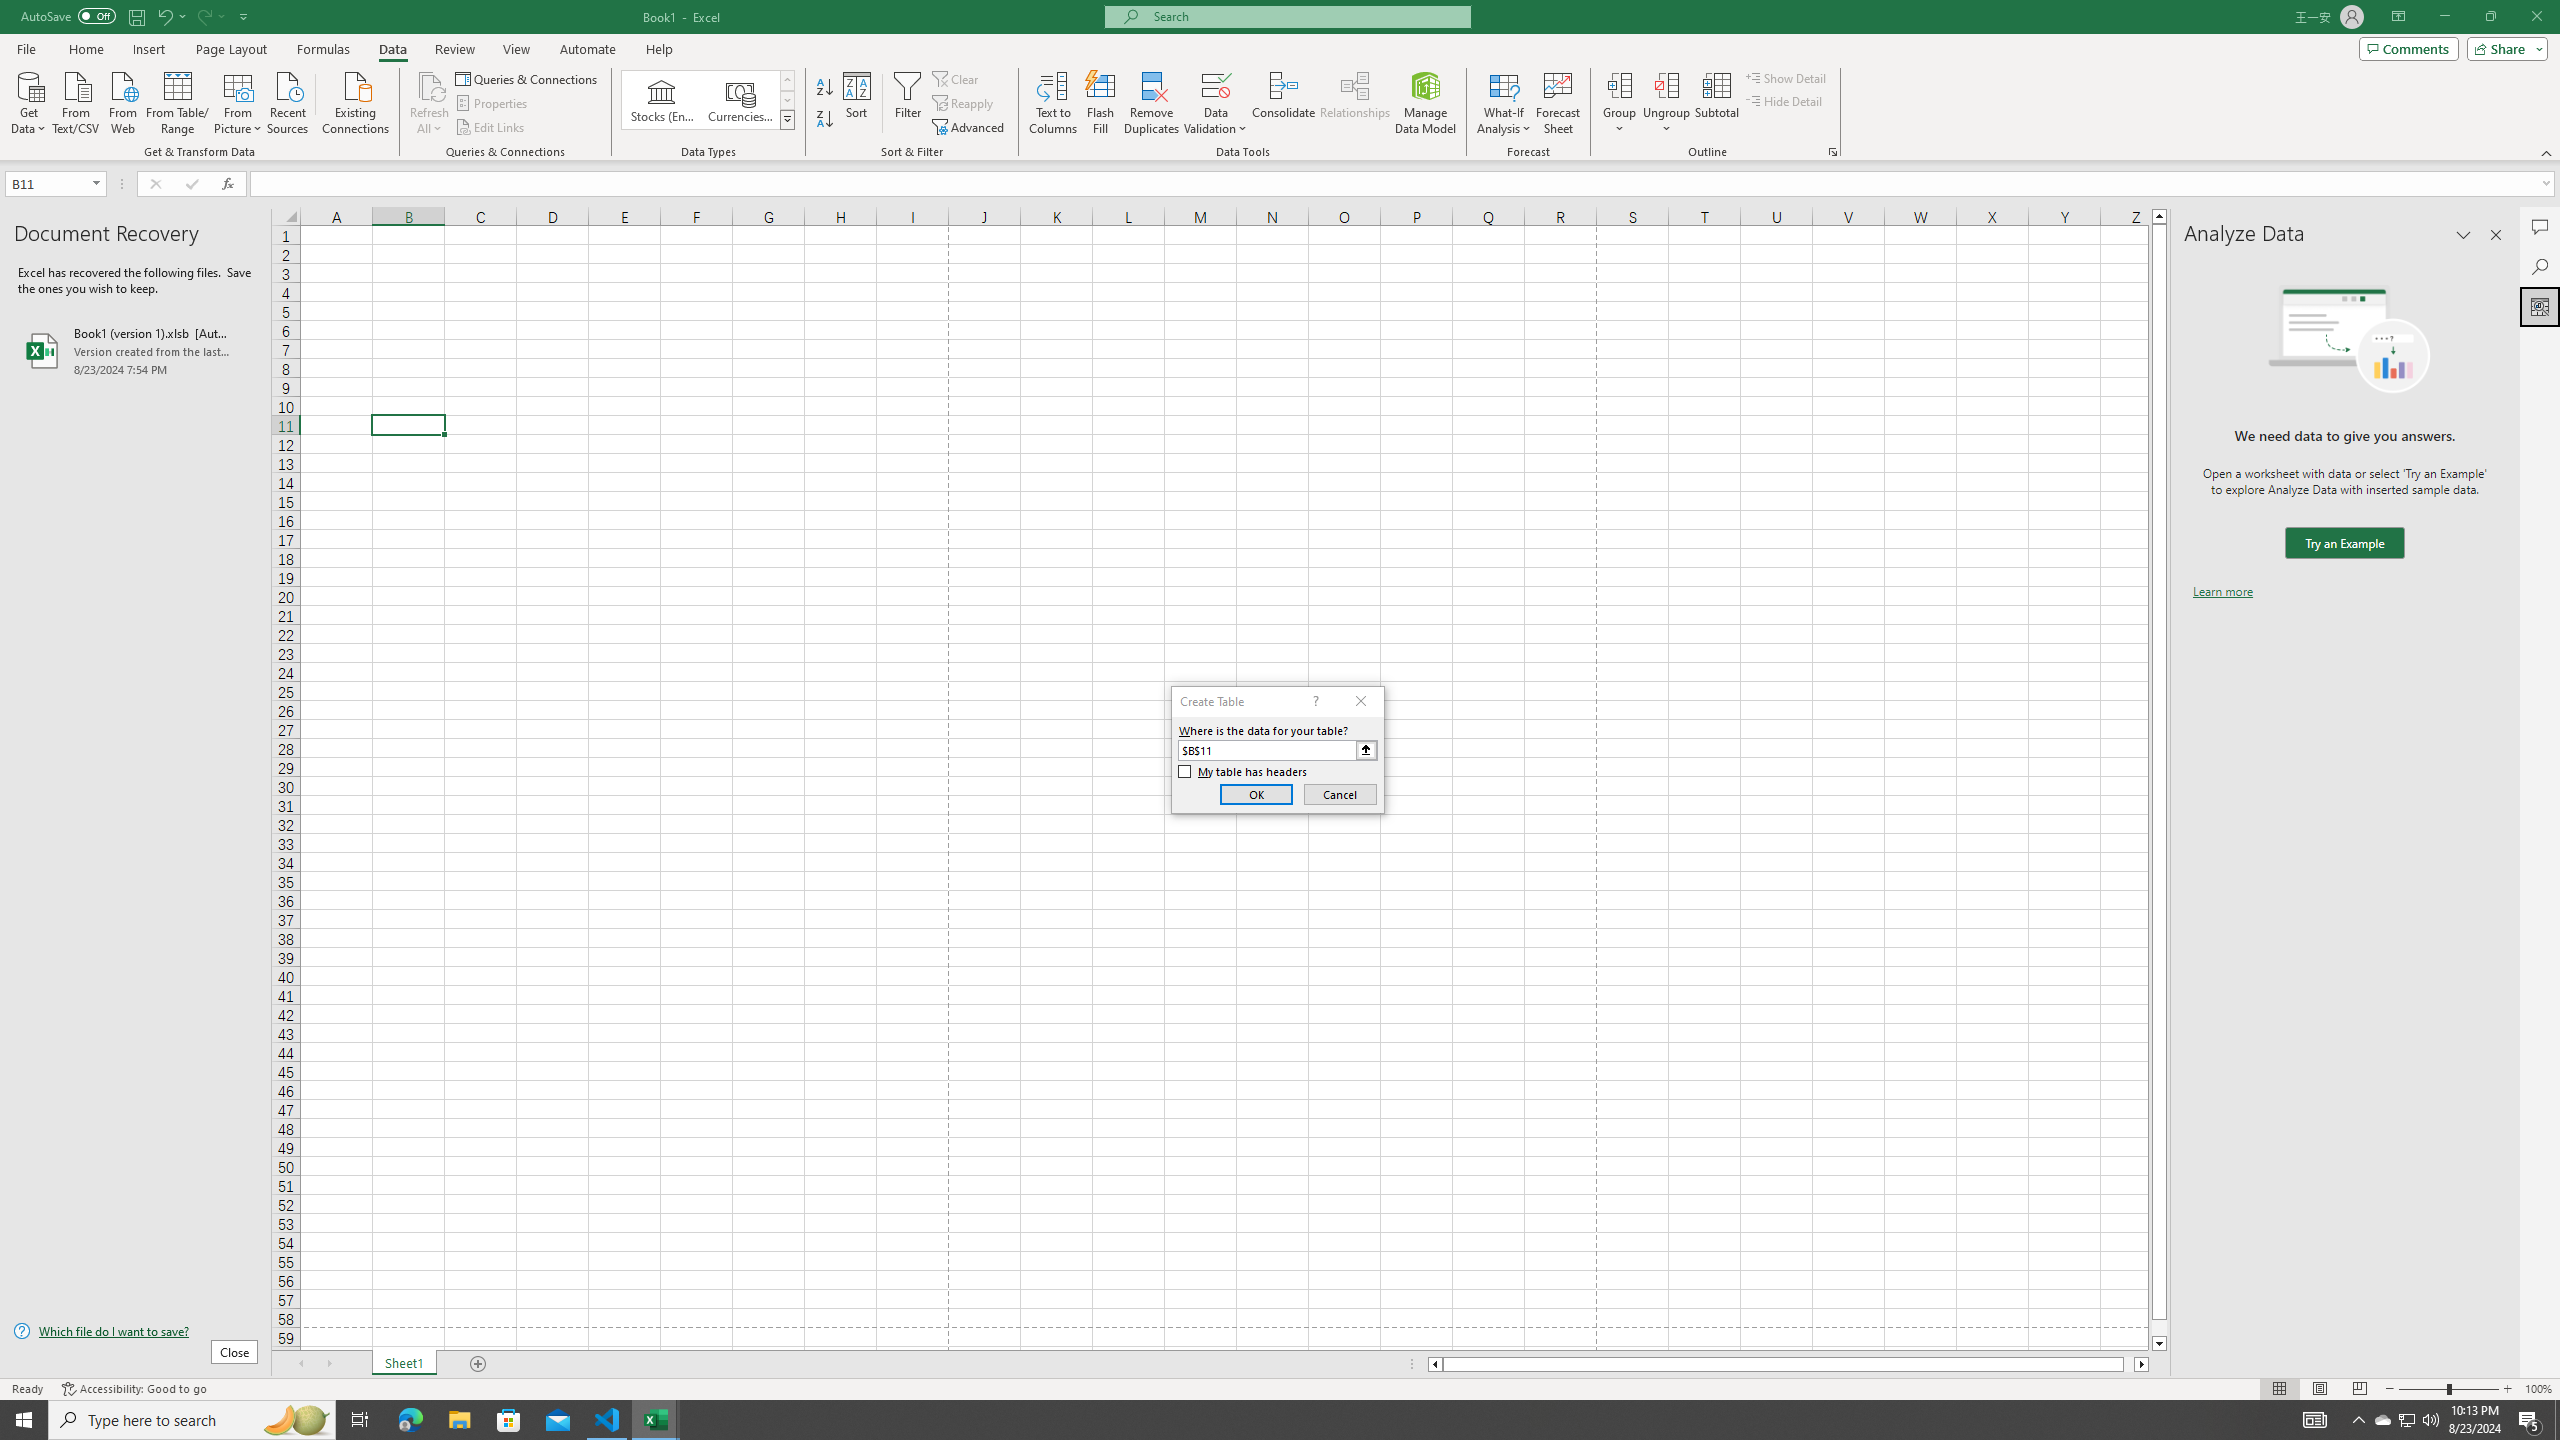 The width and height of the screenshot is (2560, 1440). Describe the element at coordinates (1215, 84) in the screenshot. I see `'Data Validation...'` at that location.